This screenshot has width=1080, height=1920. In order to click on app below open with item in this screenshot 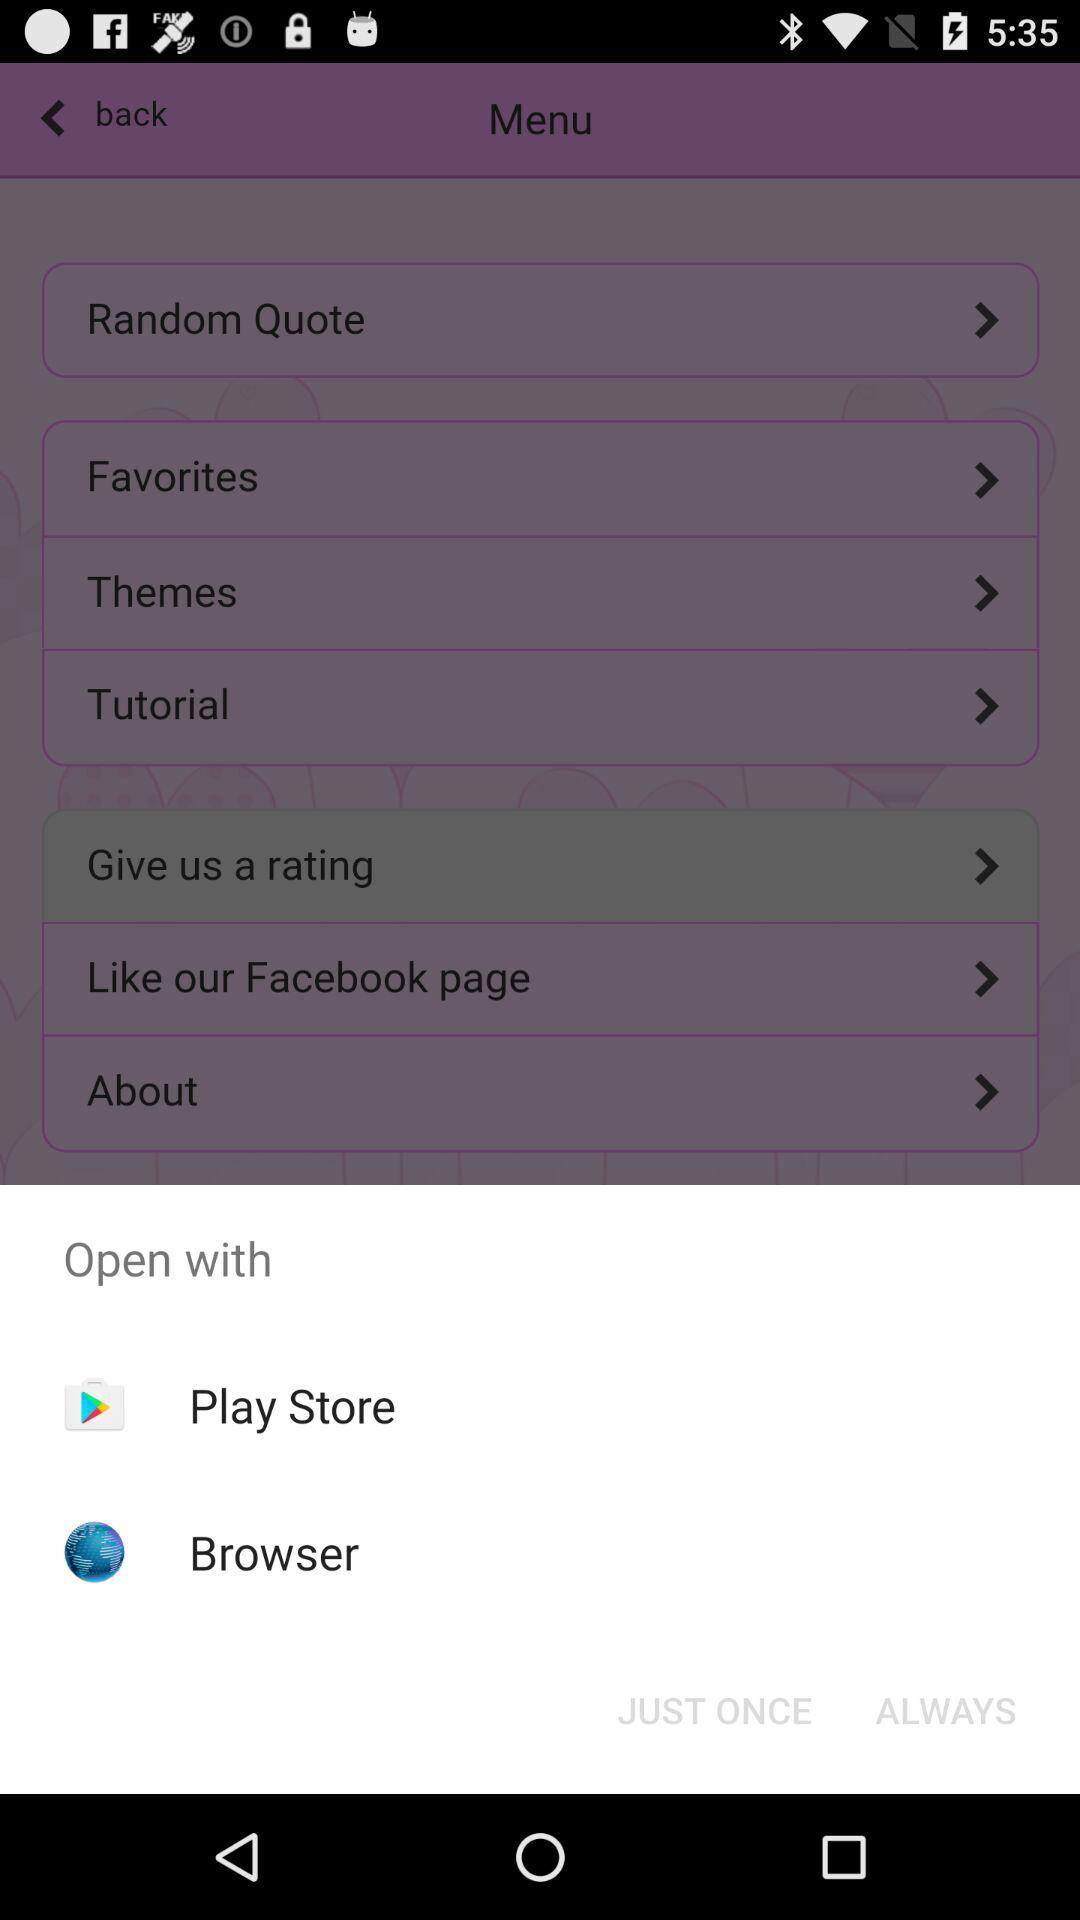, I will do `click(945, 1708)`.